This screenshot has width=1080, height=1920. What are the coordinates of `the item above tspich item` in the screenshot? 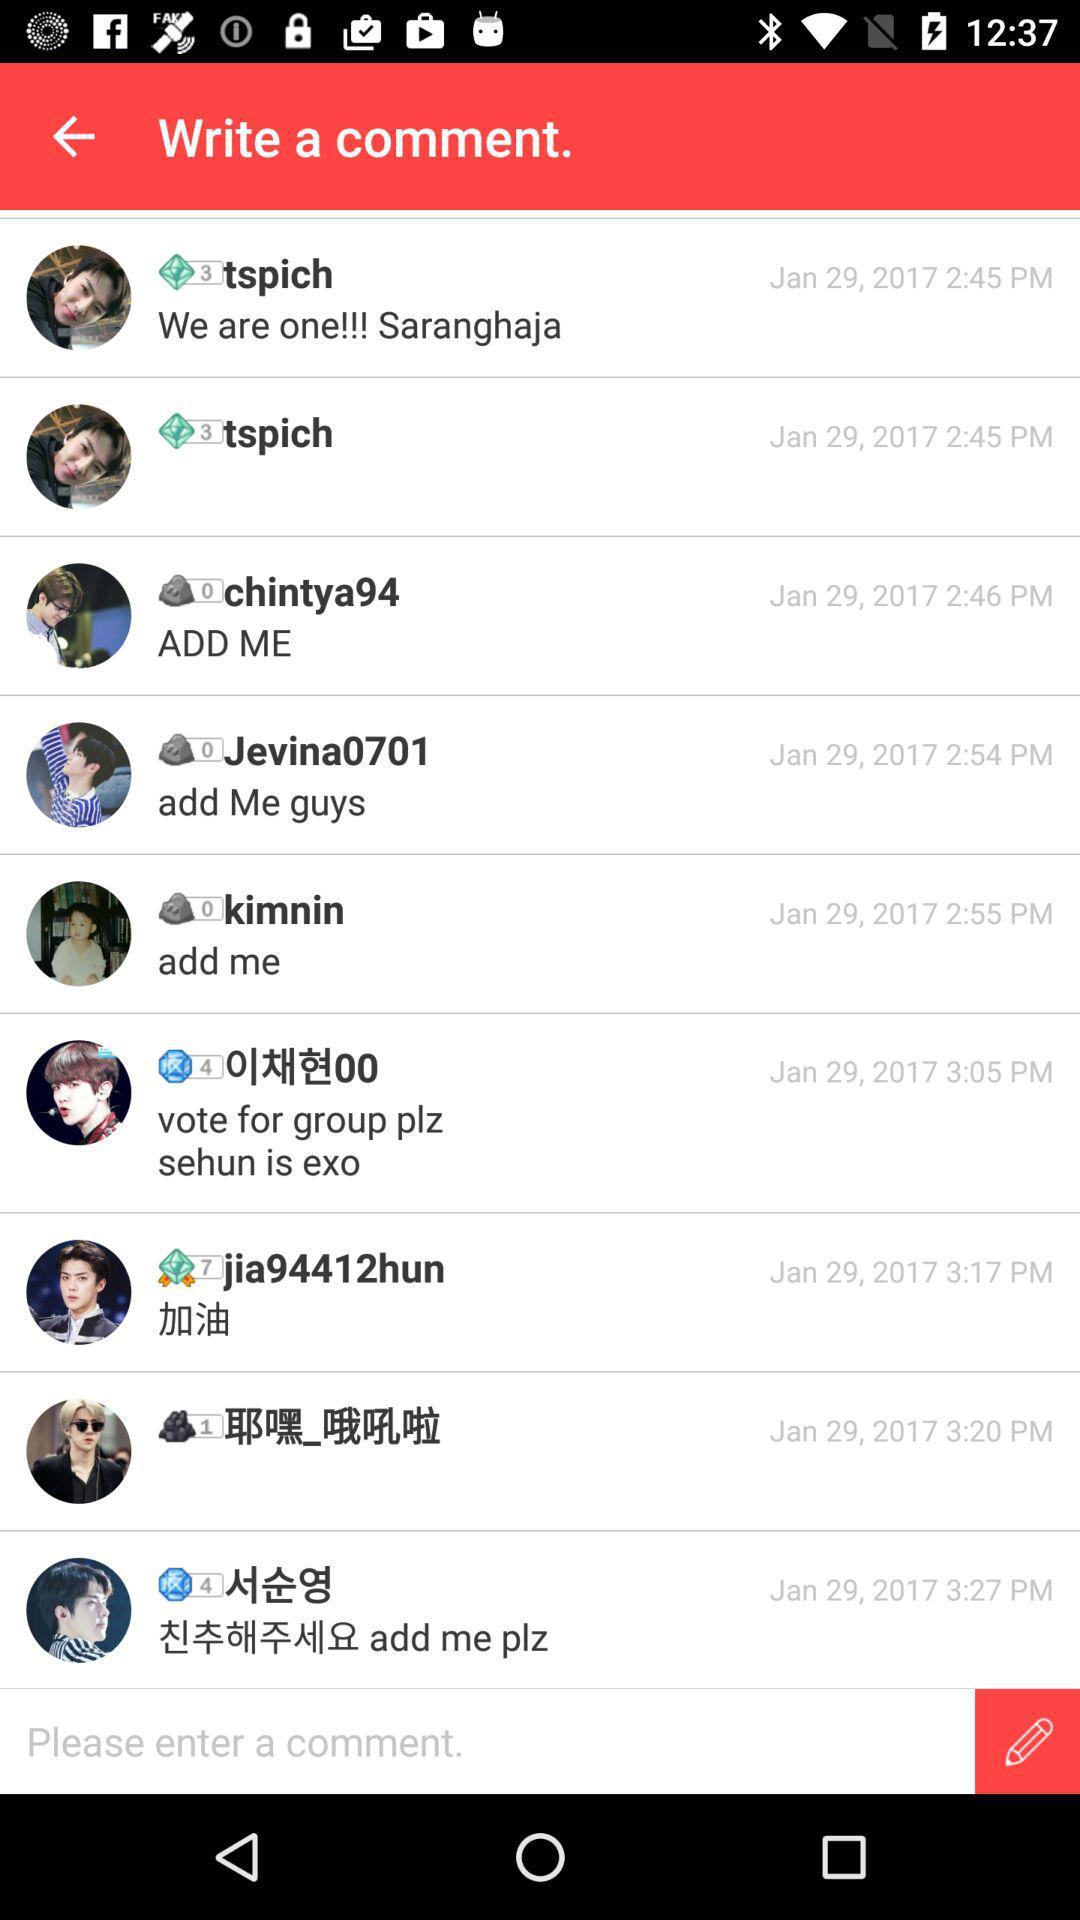 It's located at (364, 324).